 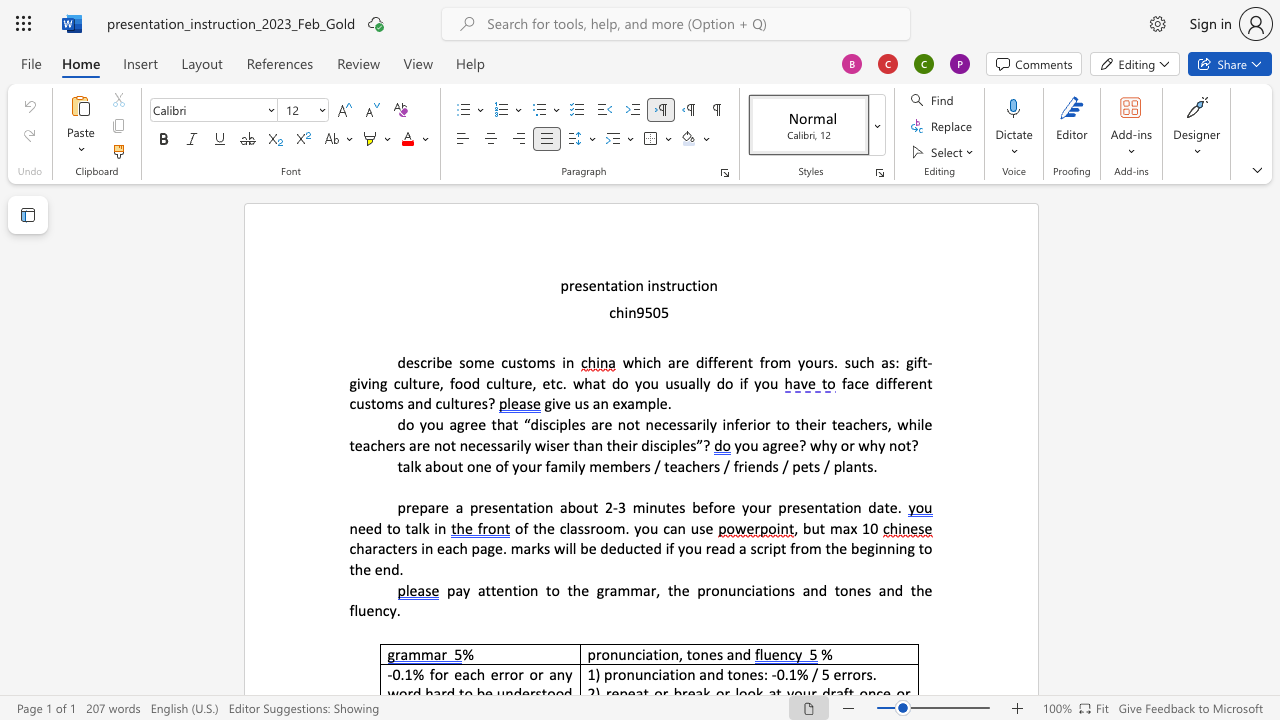 I want to click on the space between the continuous character "m" and "b" in the text, so click(x=620, y=465).